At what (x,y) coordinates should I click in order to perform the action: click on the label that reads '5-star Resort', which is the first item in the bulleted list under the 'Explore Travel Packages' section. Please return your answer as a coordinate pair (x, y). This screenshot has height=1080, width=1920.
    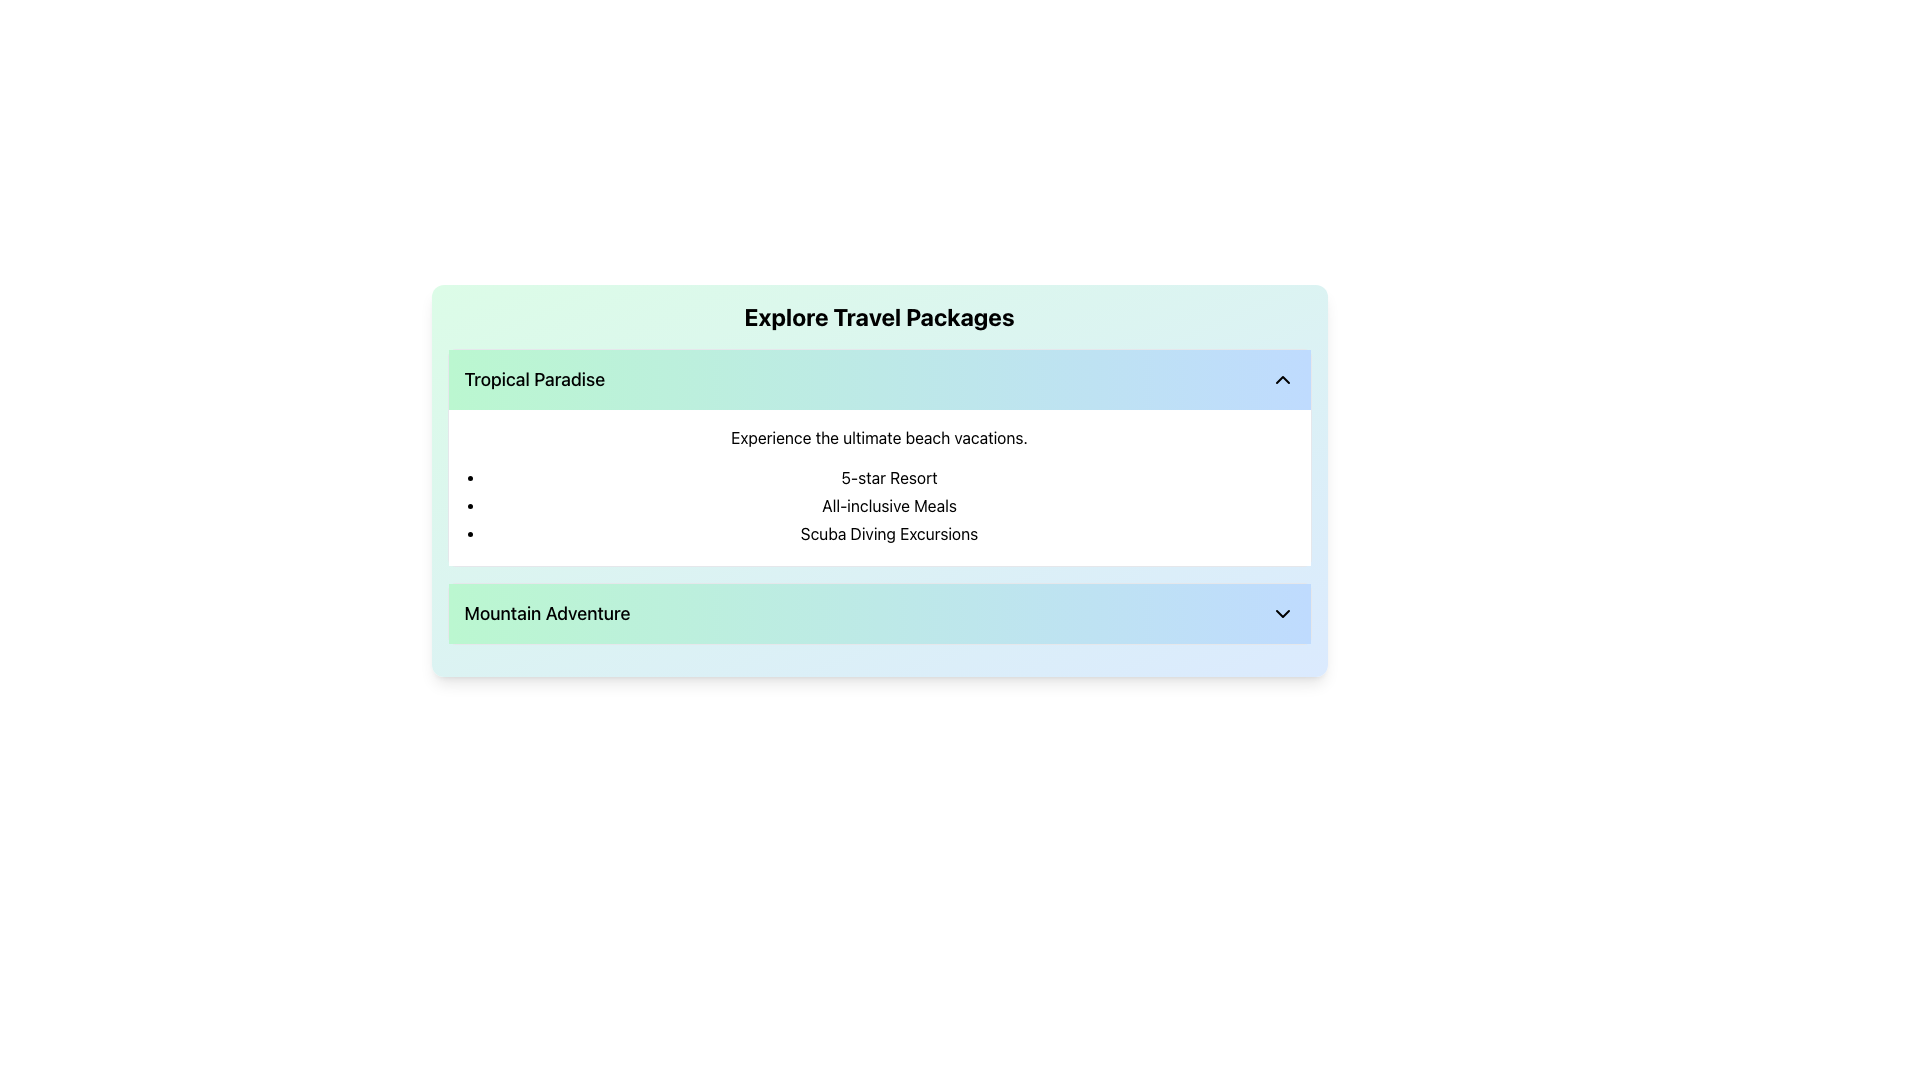
    Looking at the image, I should click on (888, 478).